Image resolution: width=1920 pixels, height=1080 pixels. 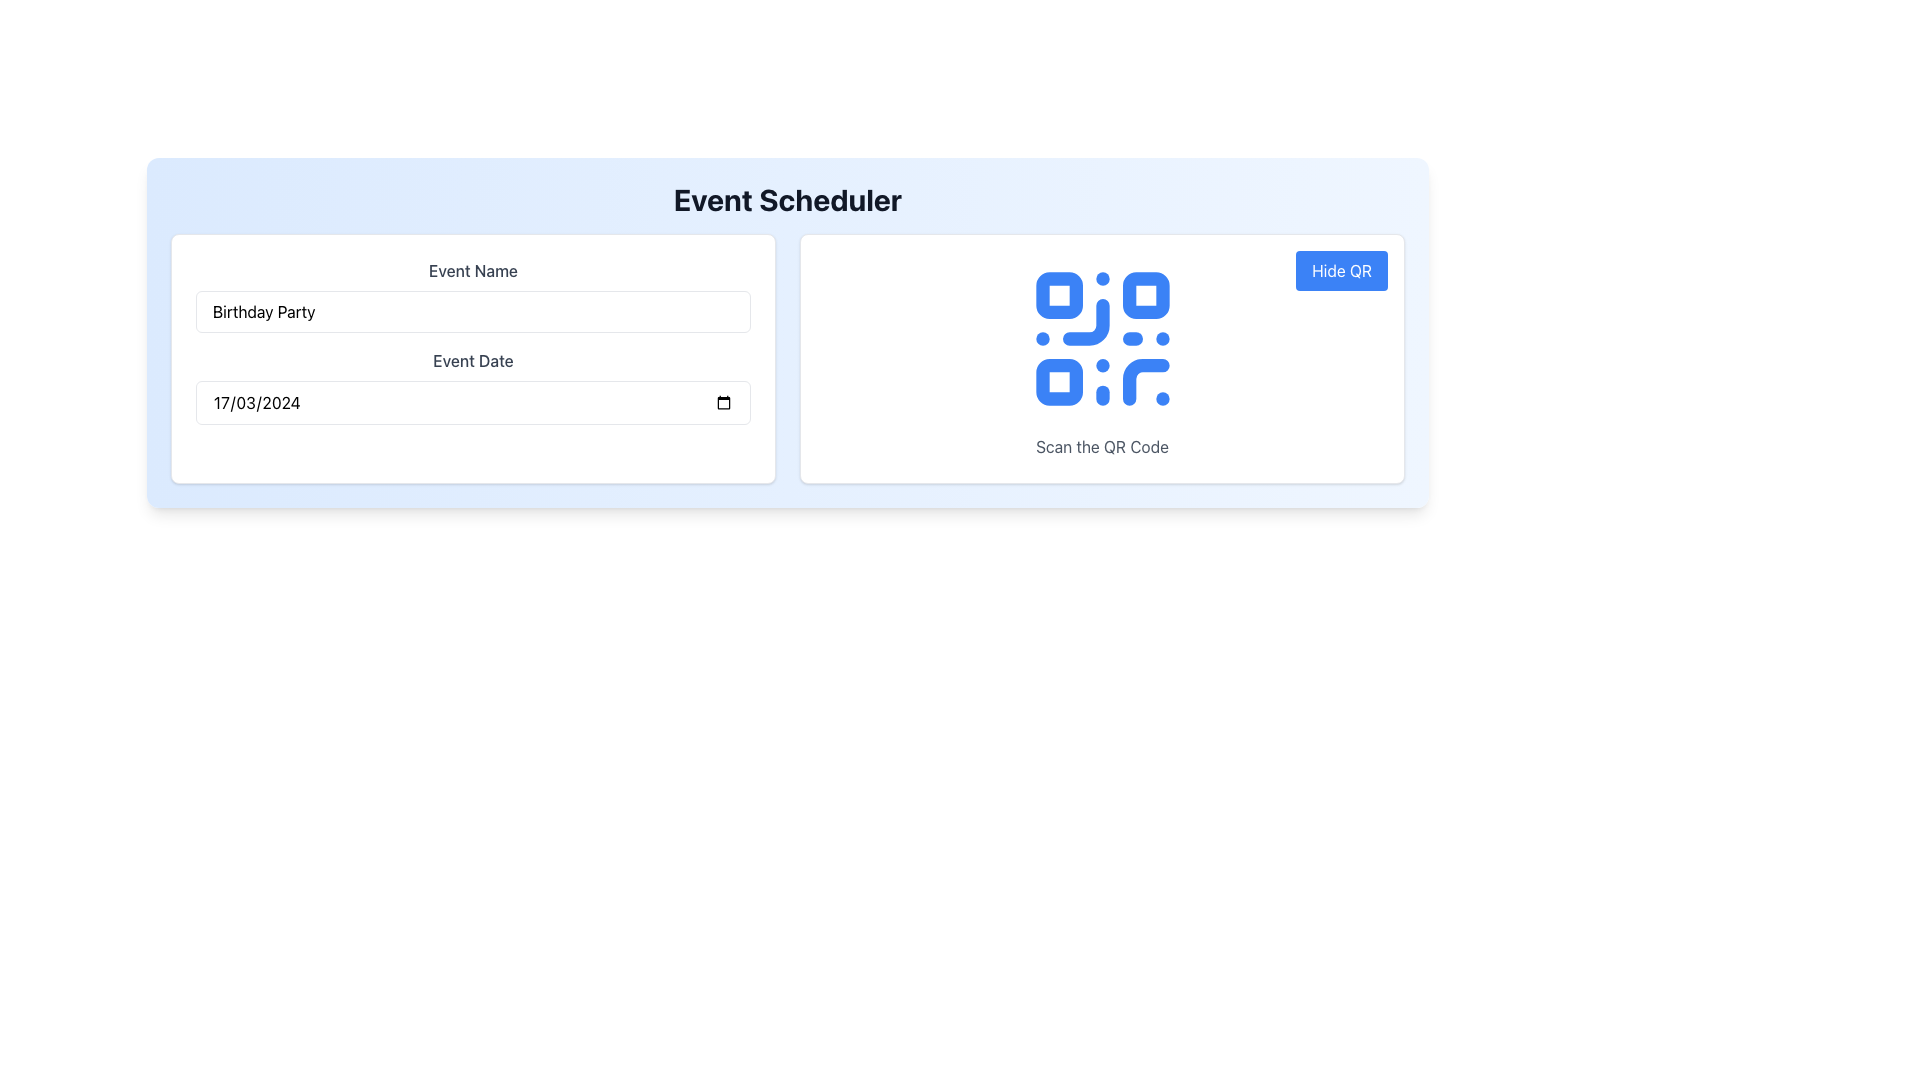 I want to click on the 'Event Date' label, which is displayed in bold gray text and positioned below the 'Event Name' label, so click(x=472, y=361).